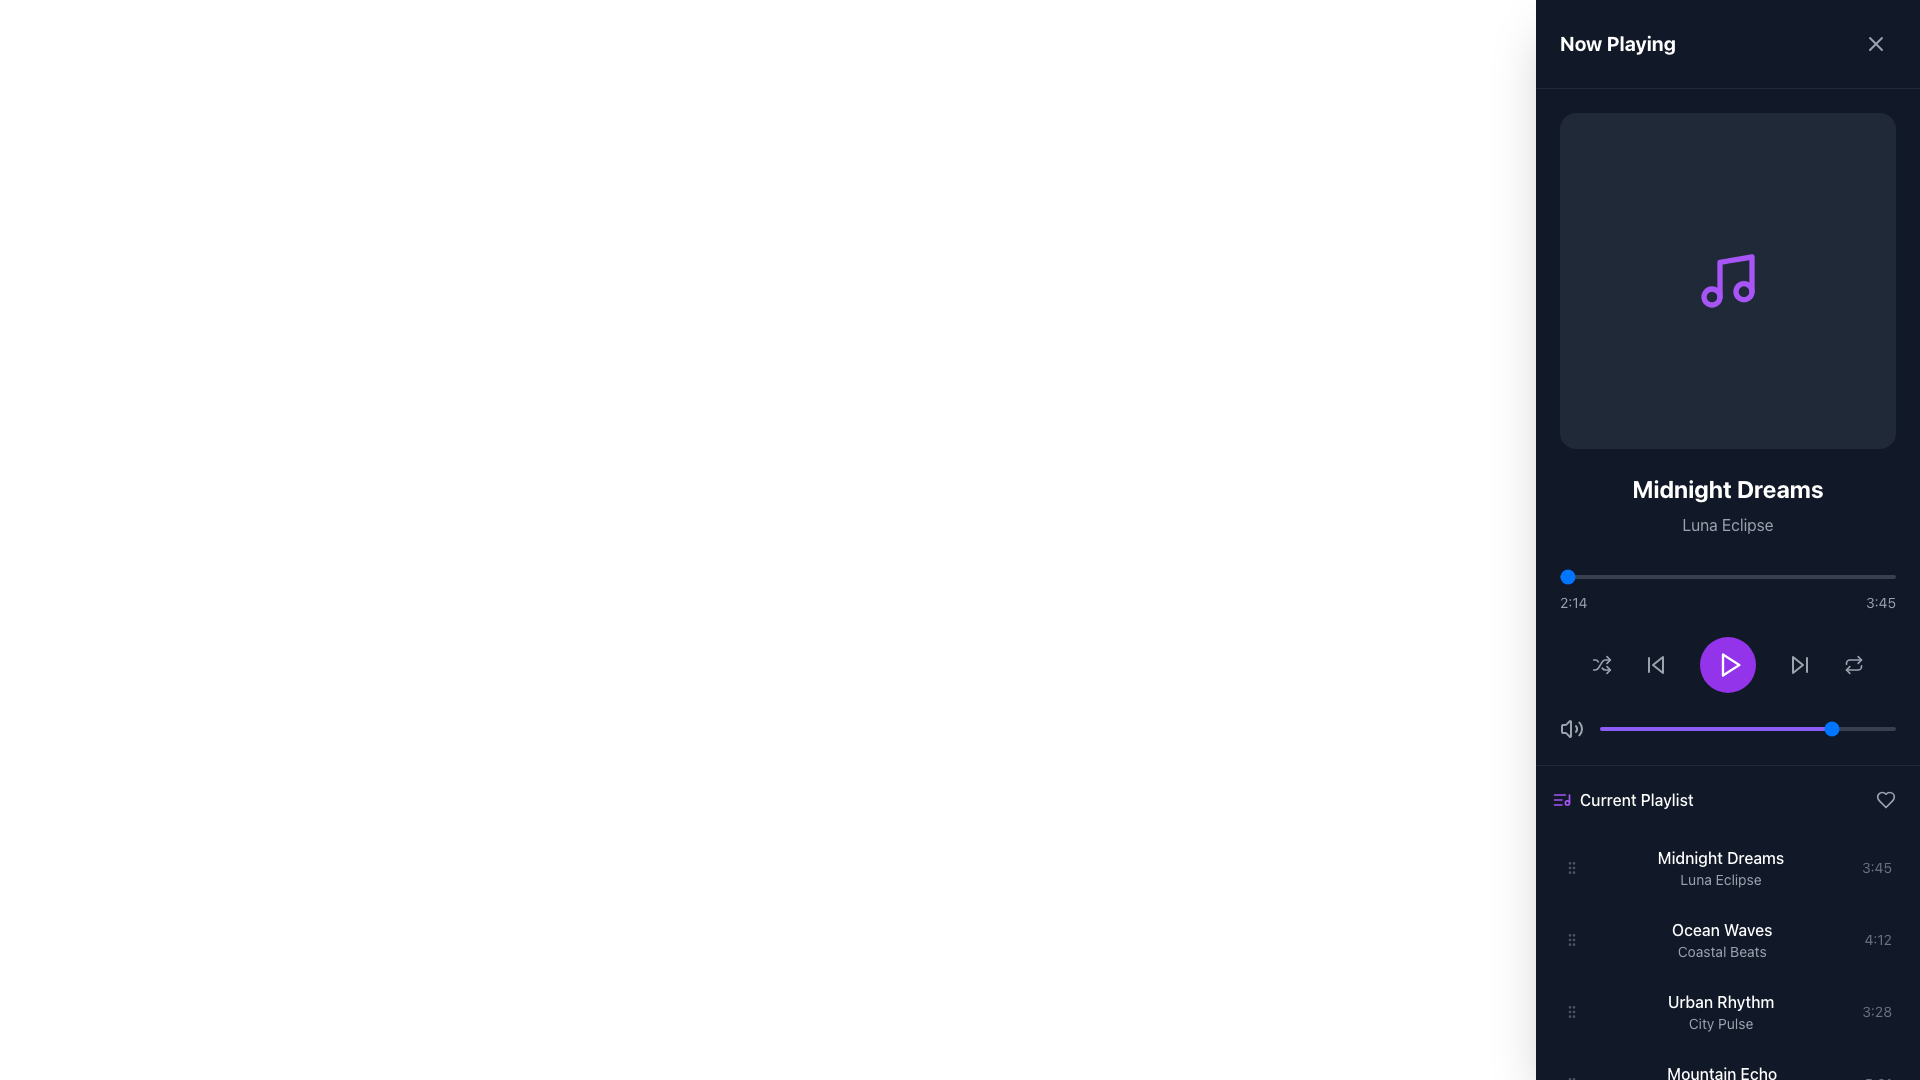 The height and width of the screenshot is (1080, 1920). What do you see at coordinates (1877, 940) in the screenshot?
I see `the text label displaying '4:12' in a small gray font located in the 'Current Playlist' section, aligned with the song 'Ocean Waves' by 'Coastal Beats'` at bounding box center [1877, 940].